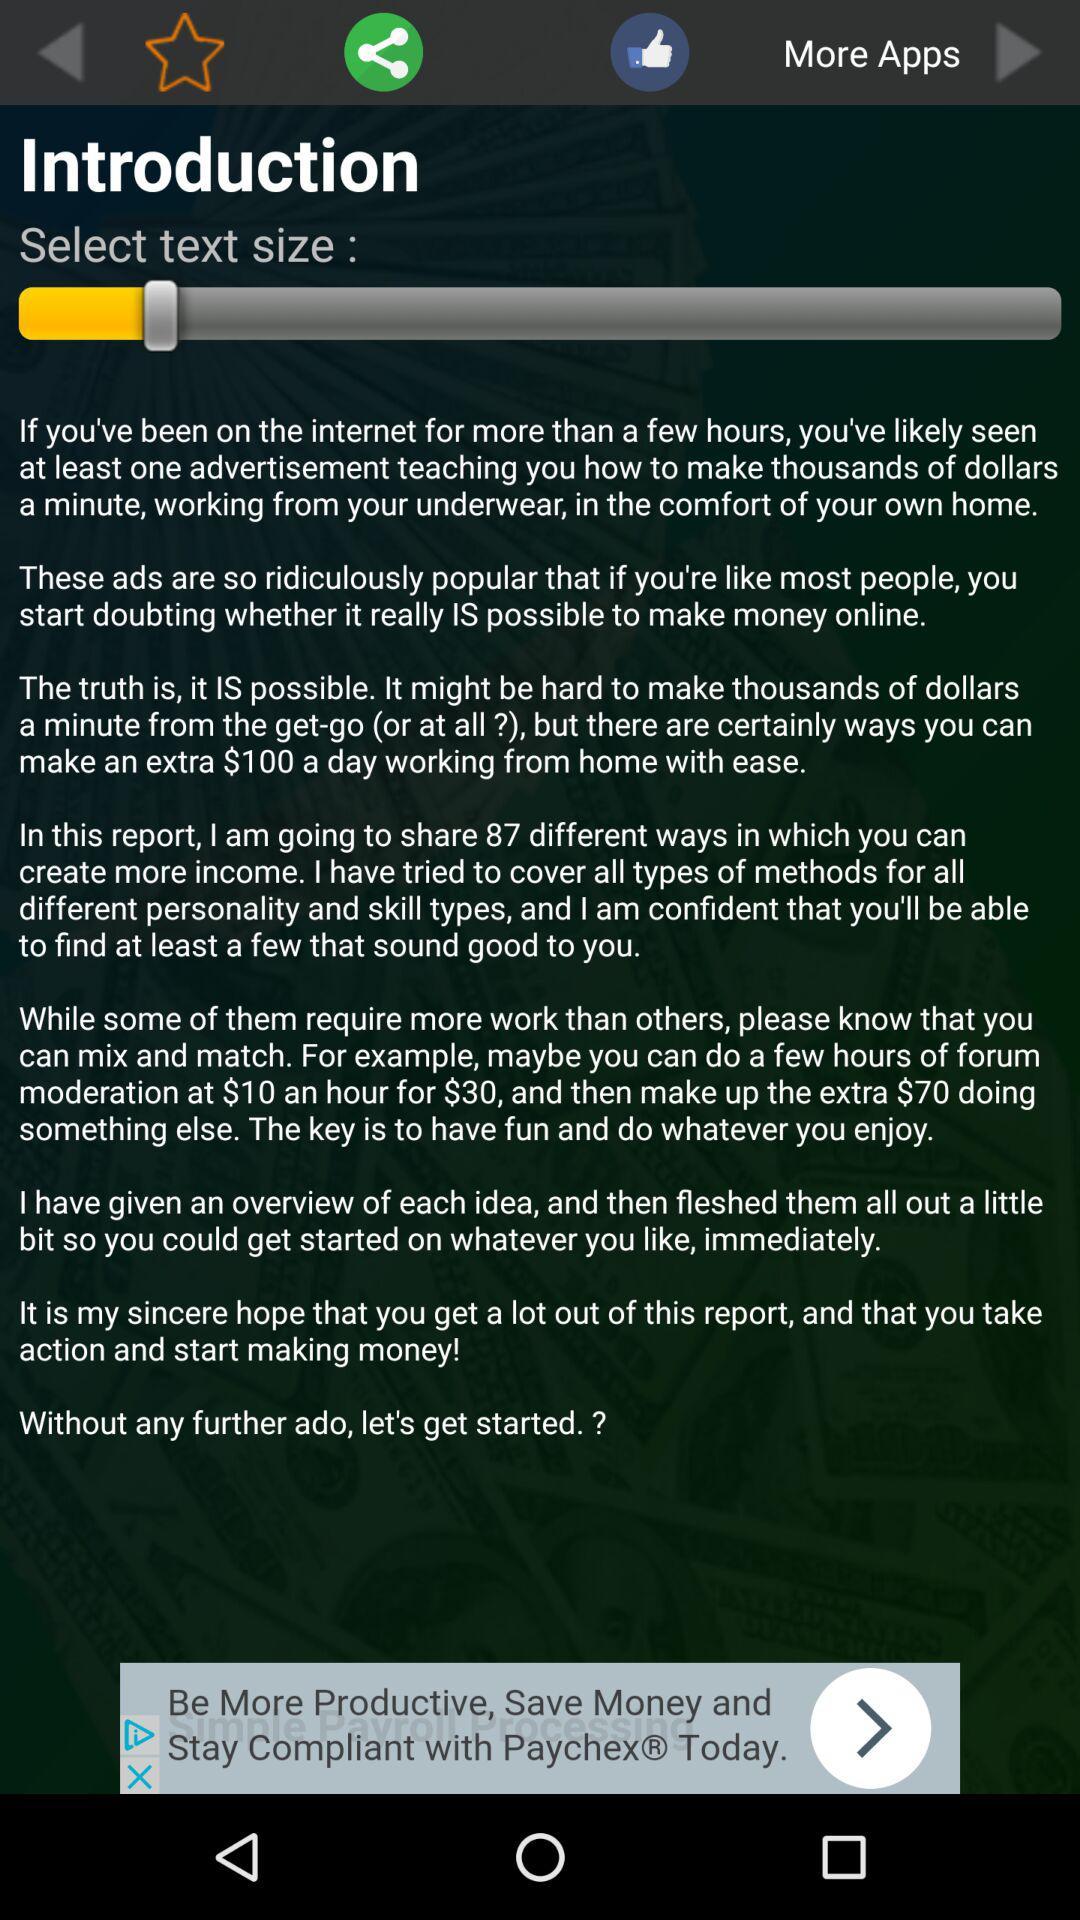  I want to click on setting, so click(383, 52).